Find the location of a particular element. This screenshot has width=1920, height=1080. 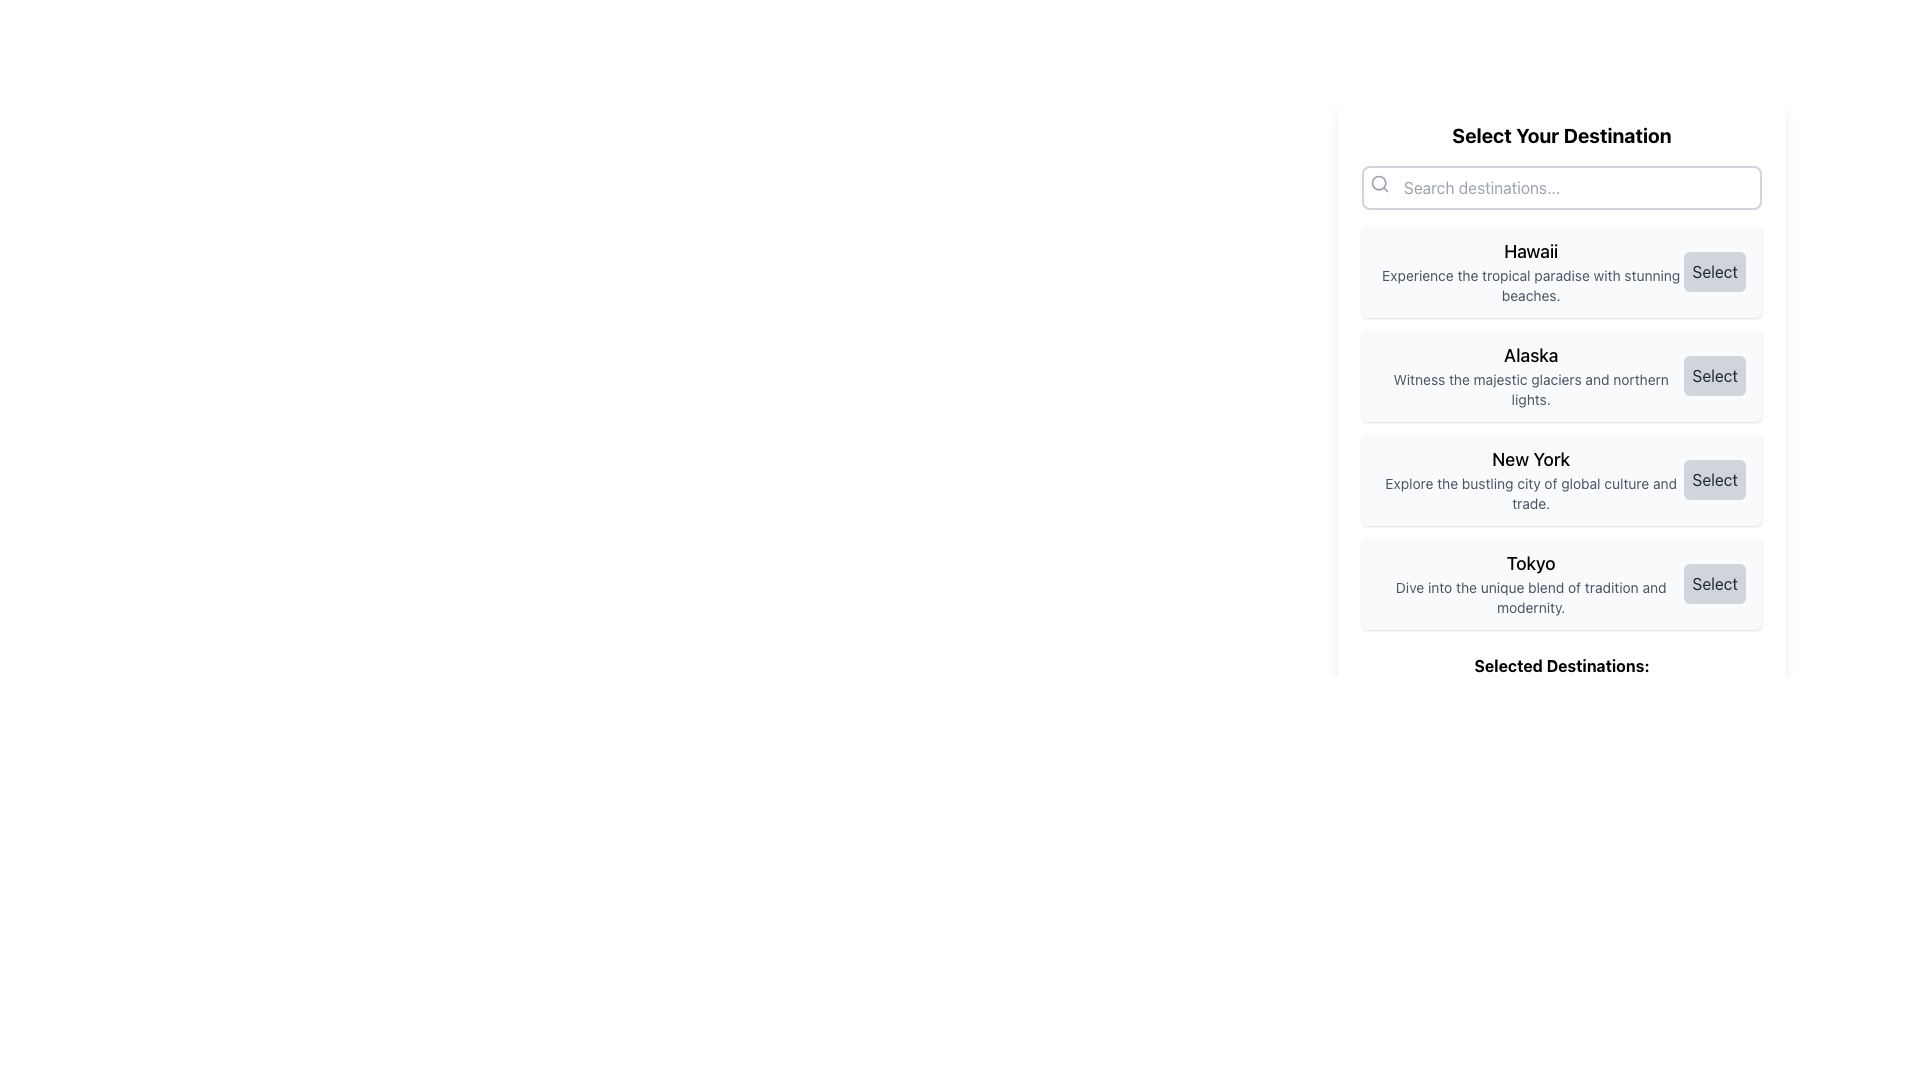

the title text label for 'Hawaii', which is the first textual component in its card layout, to emphasize its importance and reveal associated options is located at coordinates (1530, 250).